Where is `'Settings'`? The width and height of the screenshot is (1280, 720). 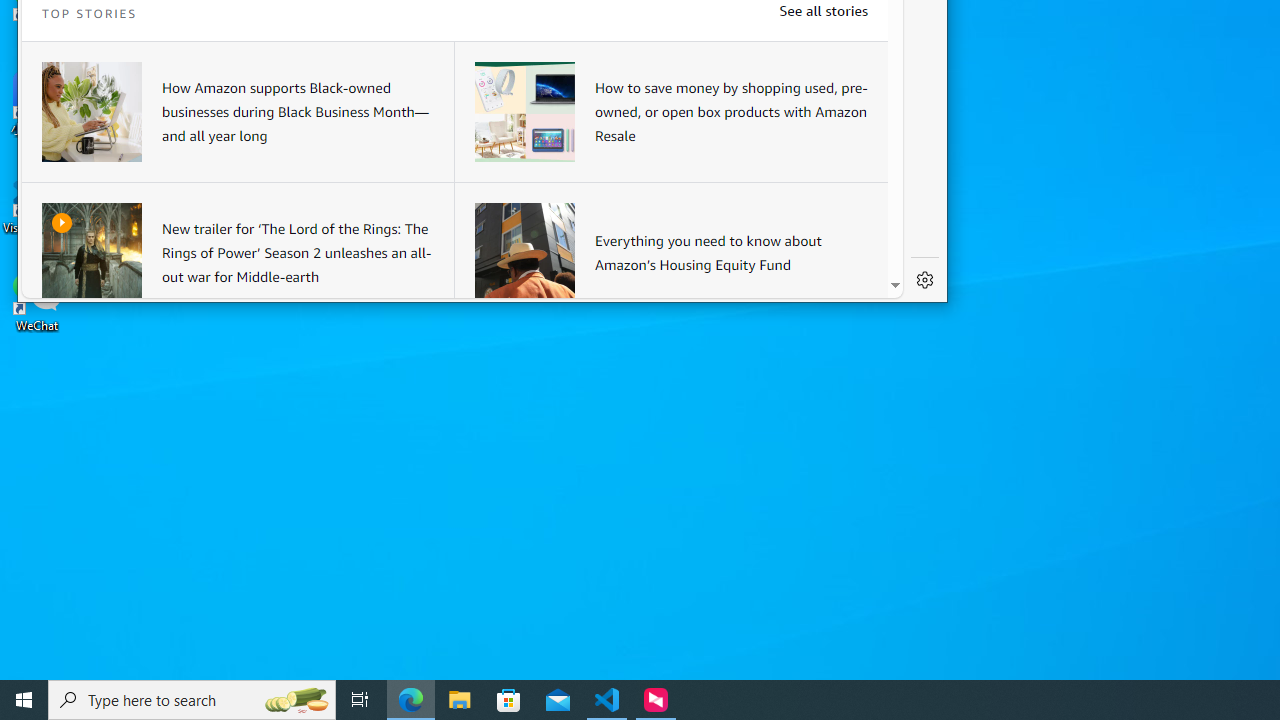 'Settings' is located at coordinates (924, 280).